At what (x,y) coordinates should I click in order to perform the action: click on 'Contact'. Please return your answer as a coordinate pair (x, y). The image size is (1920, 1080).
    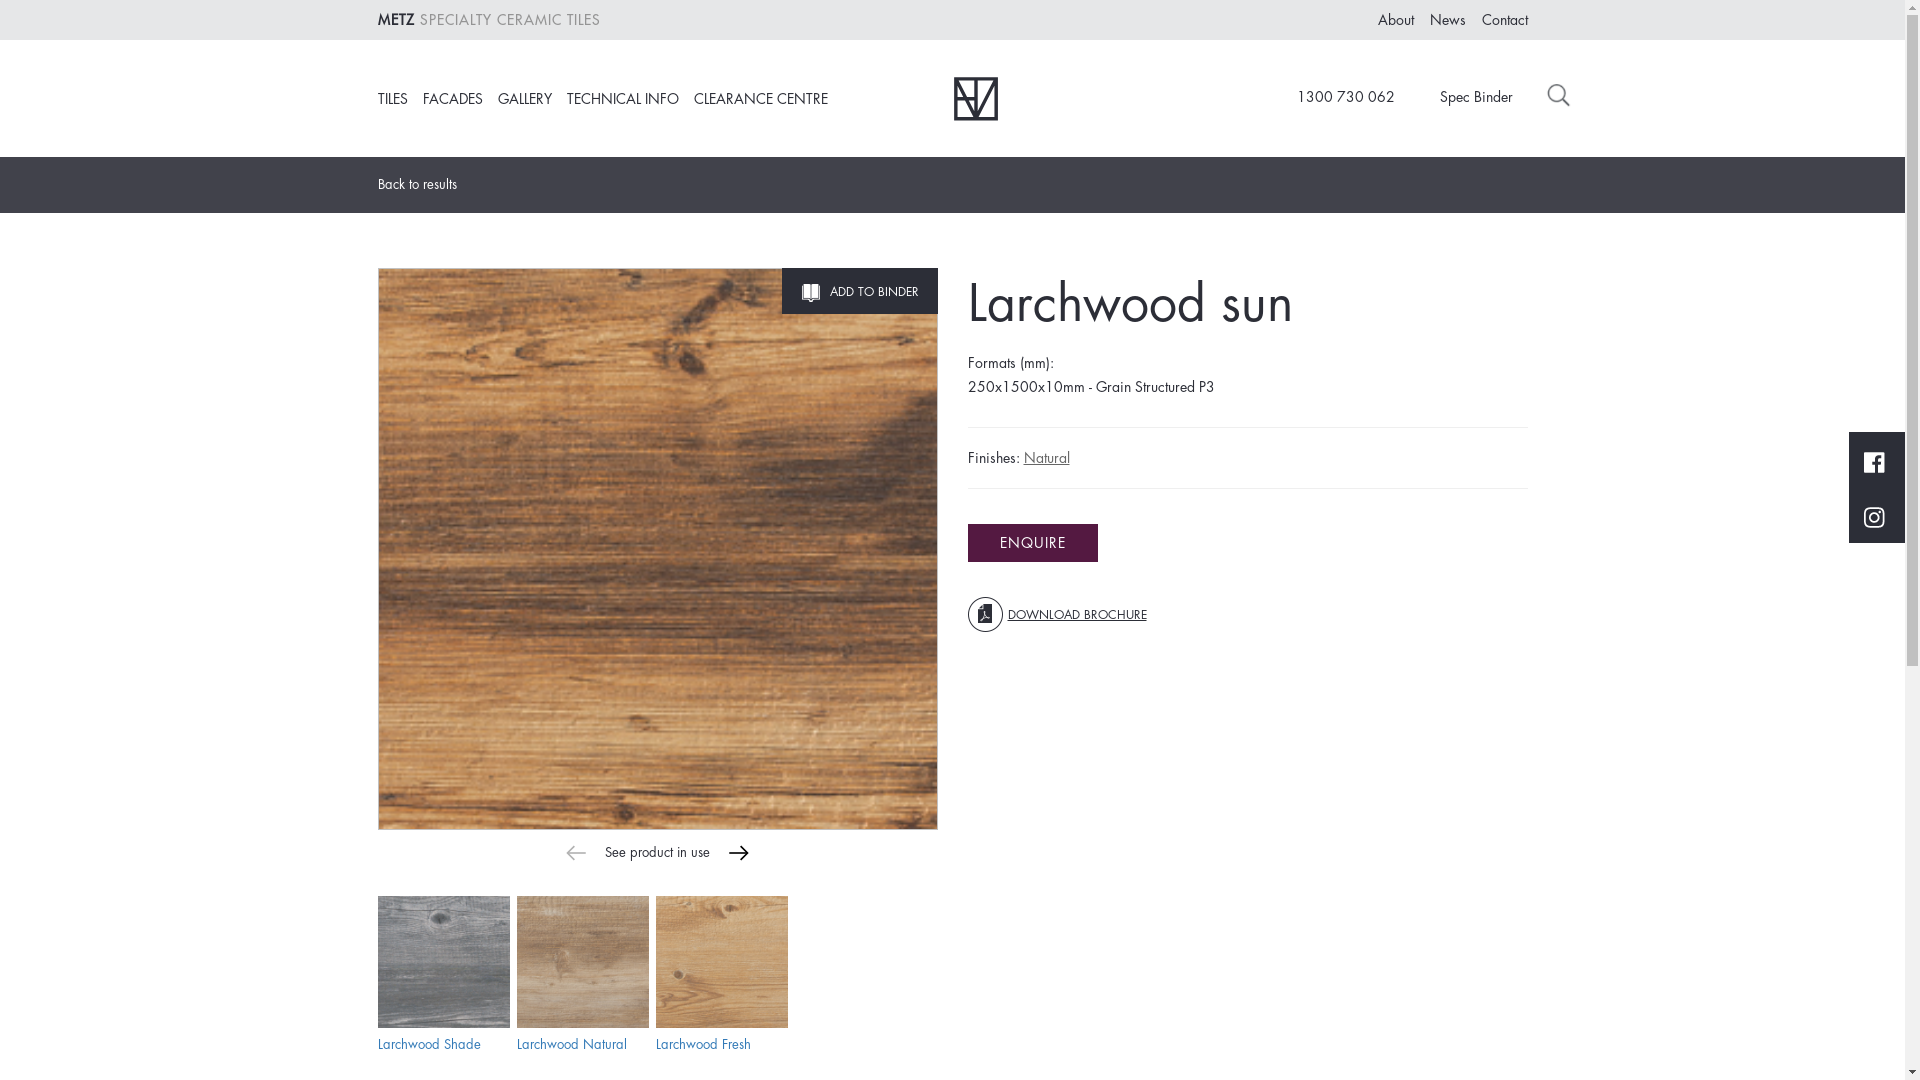
    Looking at the image, I should click on (1482, 19).